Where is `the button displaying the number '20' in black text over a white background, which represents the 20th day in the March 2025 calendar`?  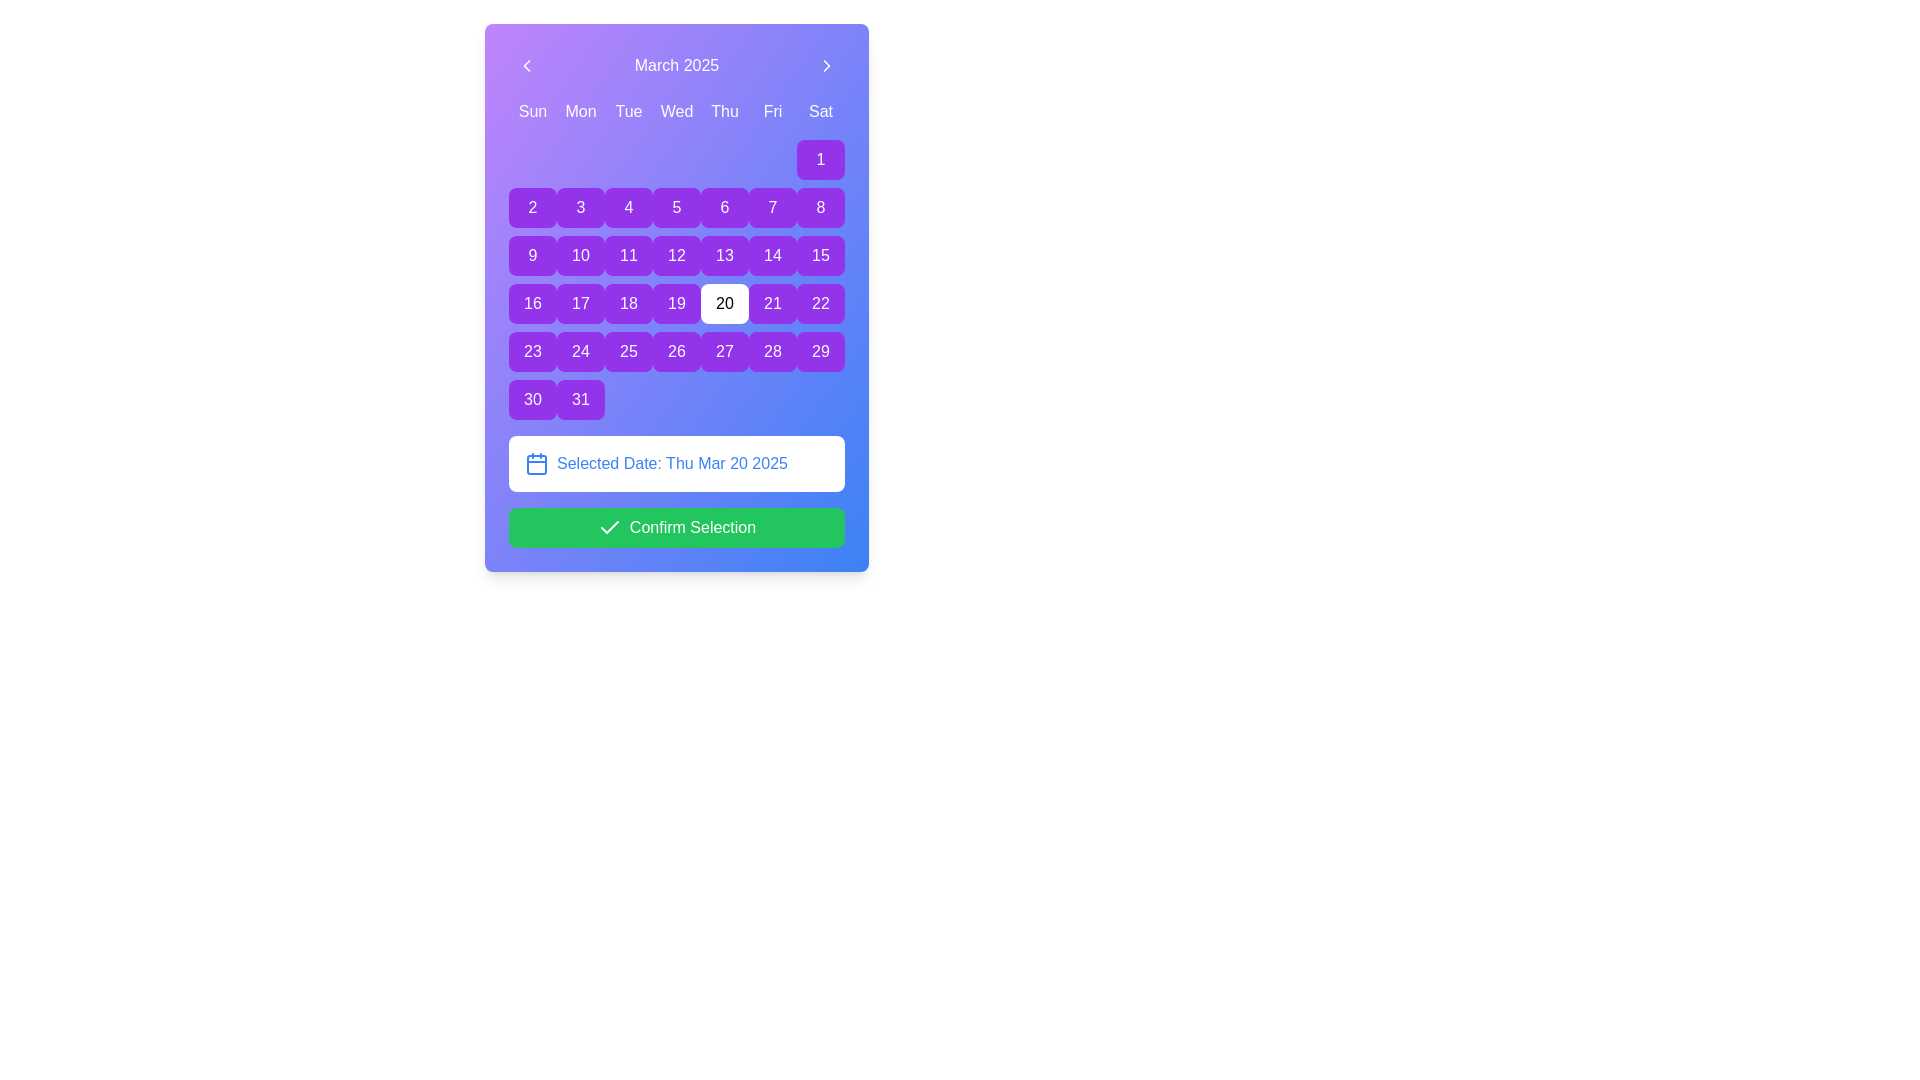
the button displaying the number '20' in black text over a white background, which represents the 20th day in the March 2025 calendar is located at coordinates (723, 304).